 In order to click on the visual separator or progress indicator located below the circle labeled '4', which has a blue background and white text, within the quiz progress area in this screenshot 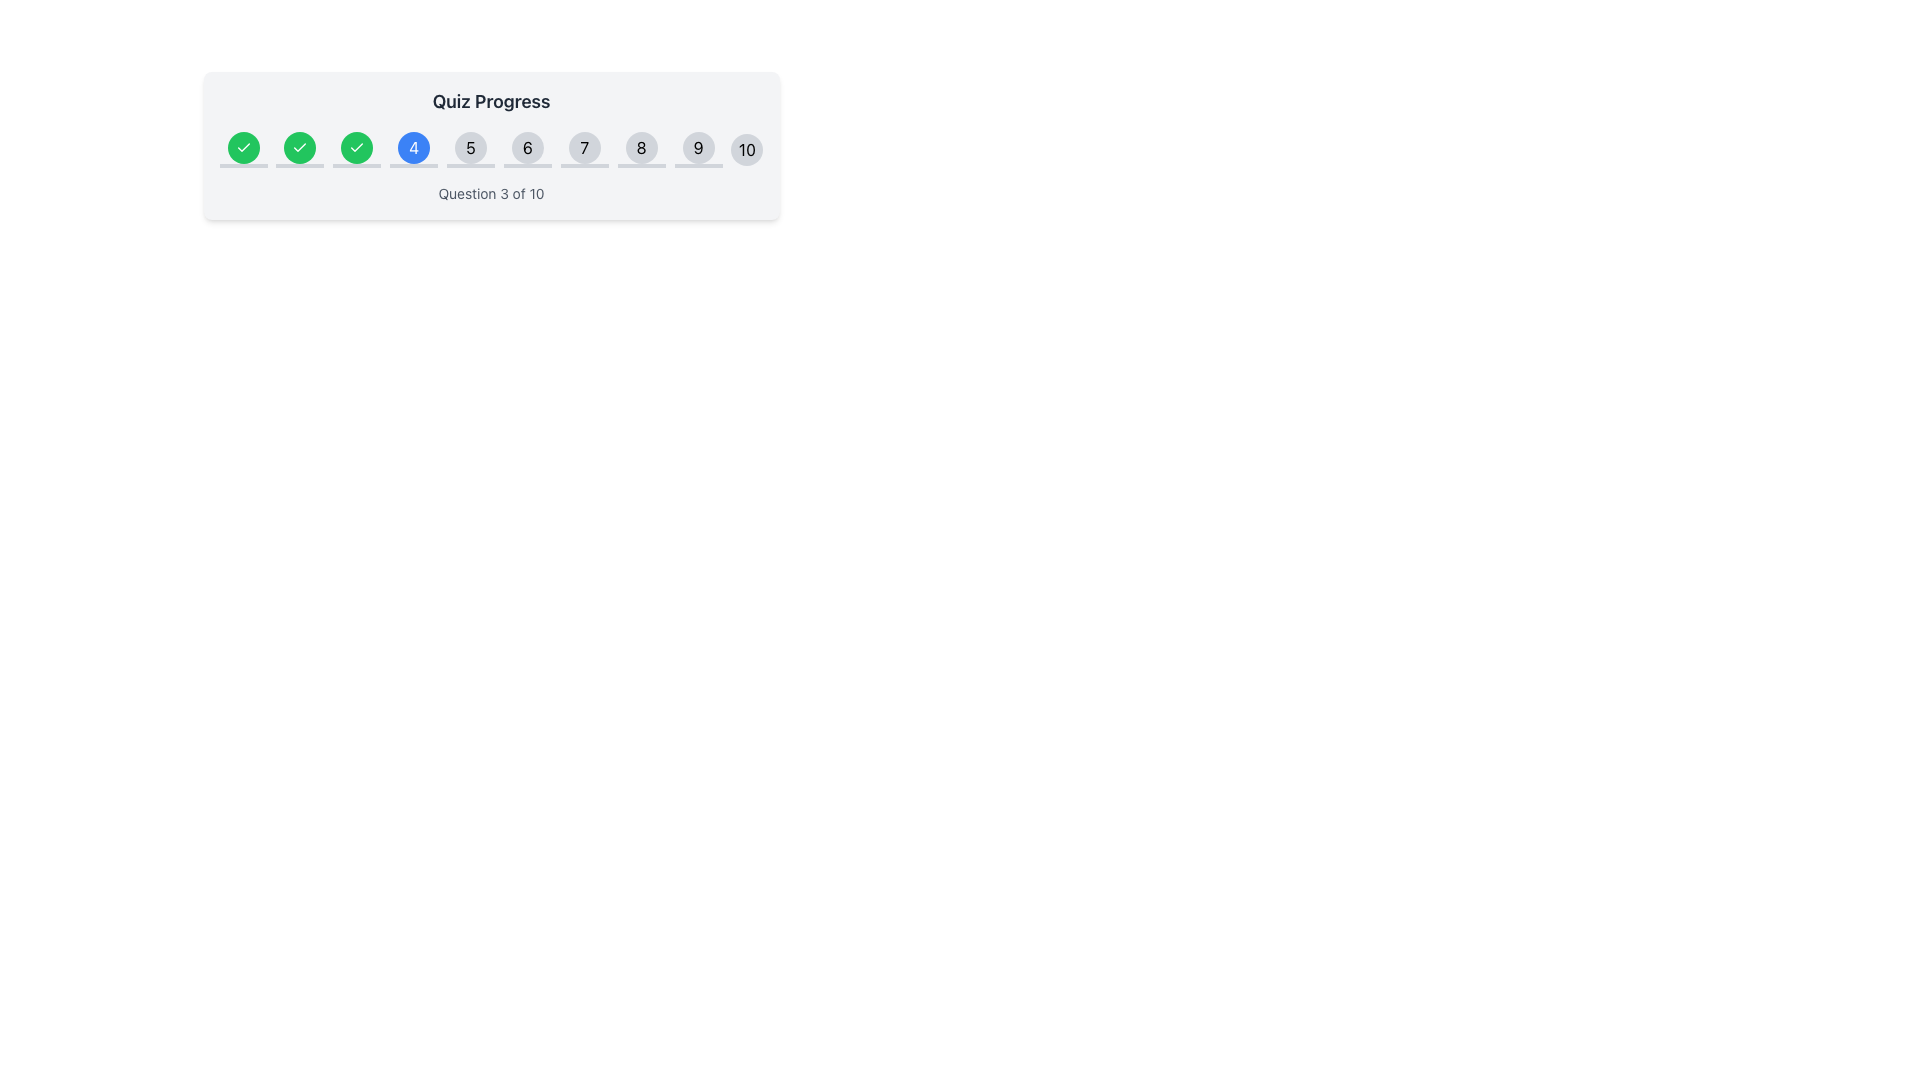, I will do `click(413, 164)`.